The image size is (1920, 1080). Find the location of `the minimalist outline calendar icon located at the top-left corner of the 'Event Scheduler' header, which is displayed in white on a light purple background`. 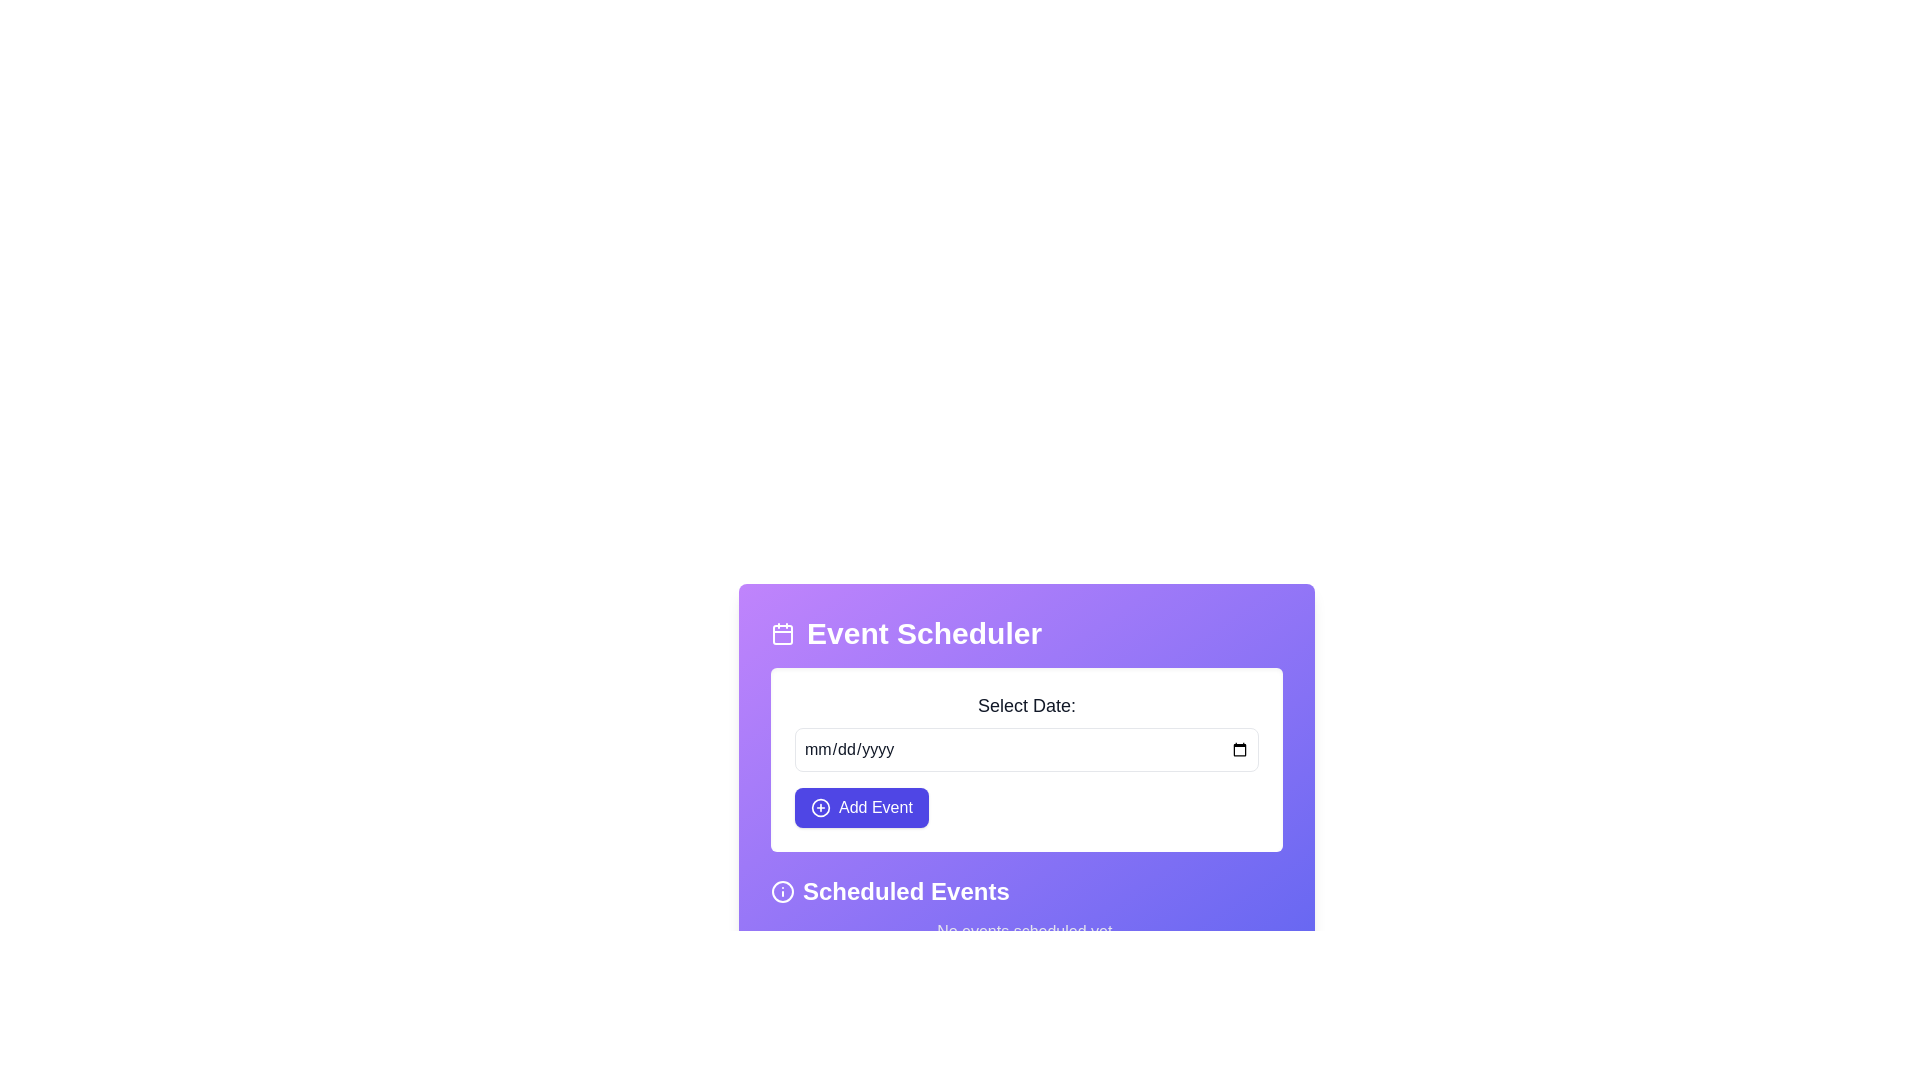

the minimalist outline calendar icon located at the top-left corner of the 'Event Scheduler' header, which is displayed in white on a light purple background is located at coordinates (781, 633).